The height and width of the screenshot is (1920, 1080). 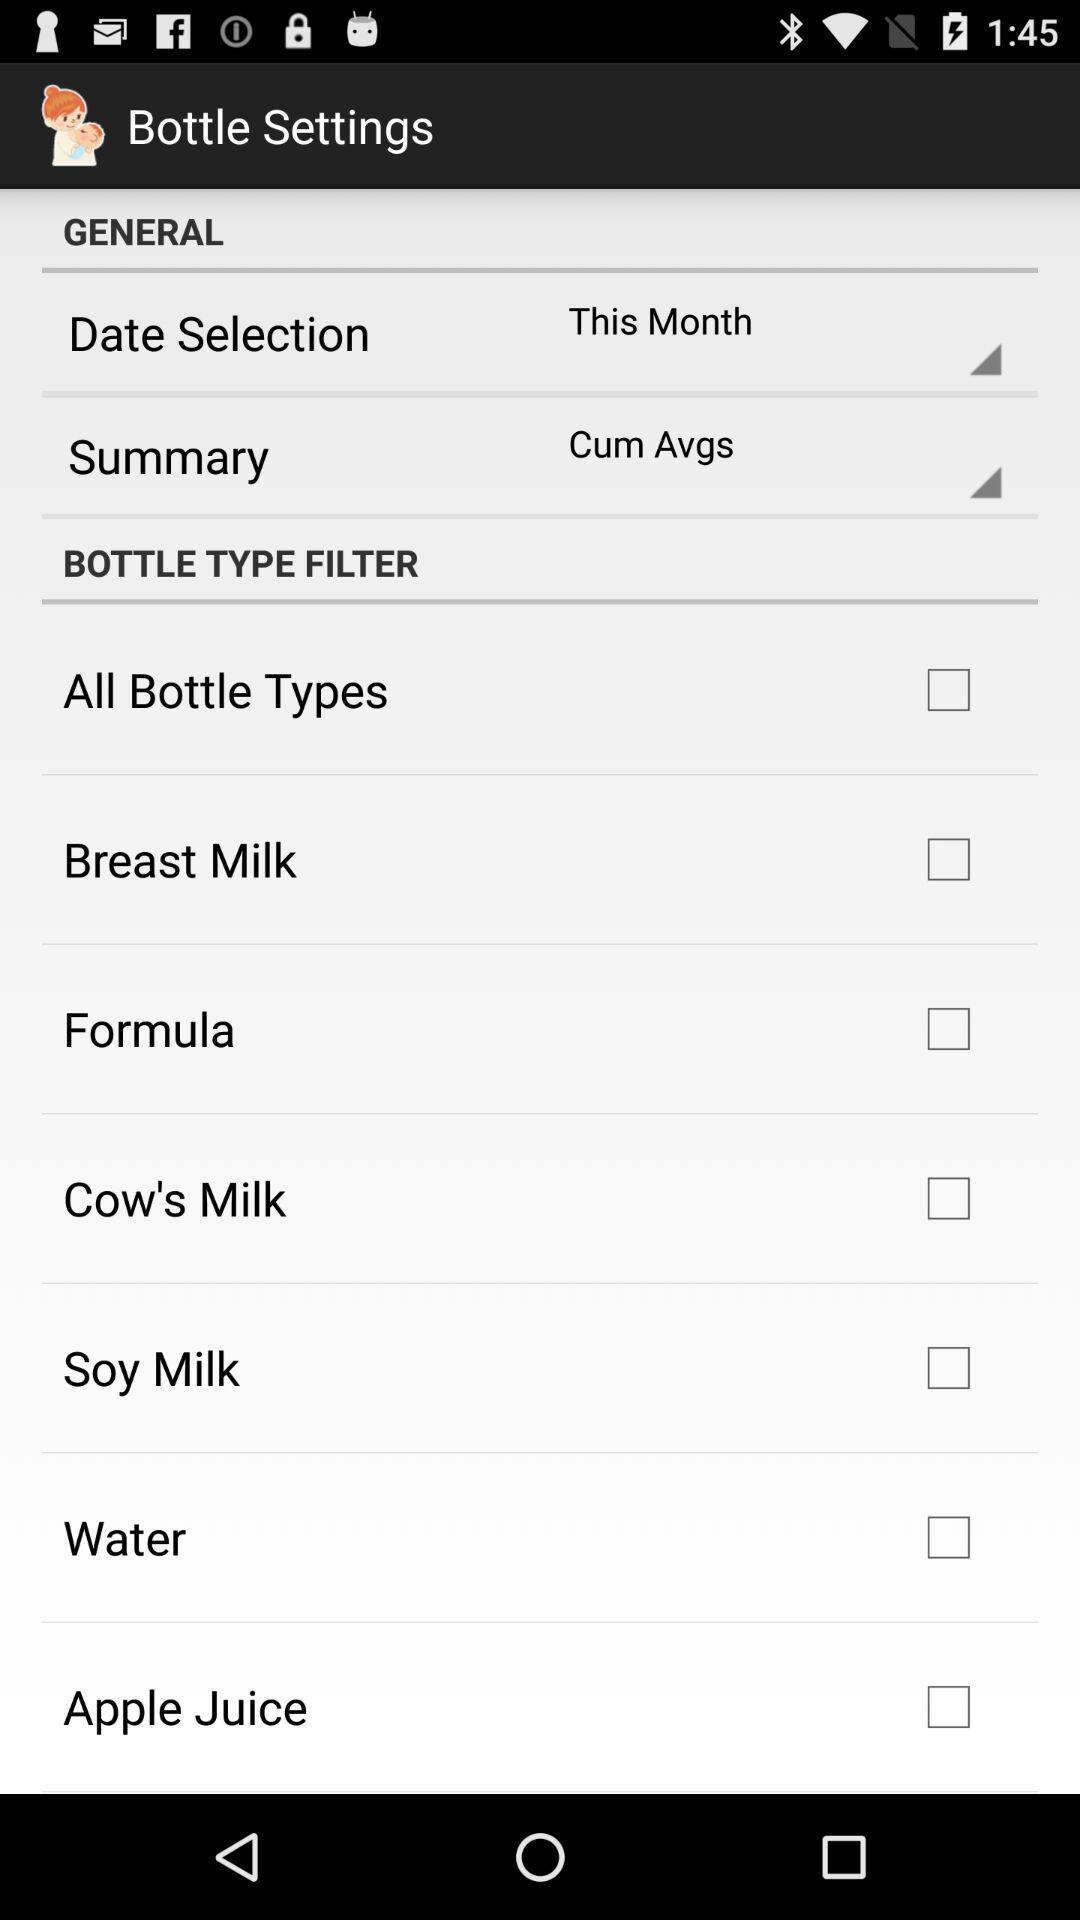 I want to click on app below general item, so click(x=284, y=332).